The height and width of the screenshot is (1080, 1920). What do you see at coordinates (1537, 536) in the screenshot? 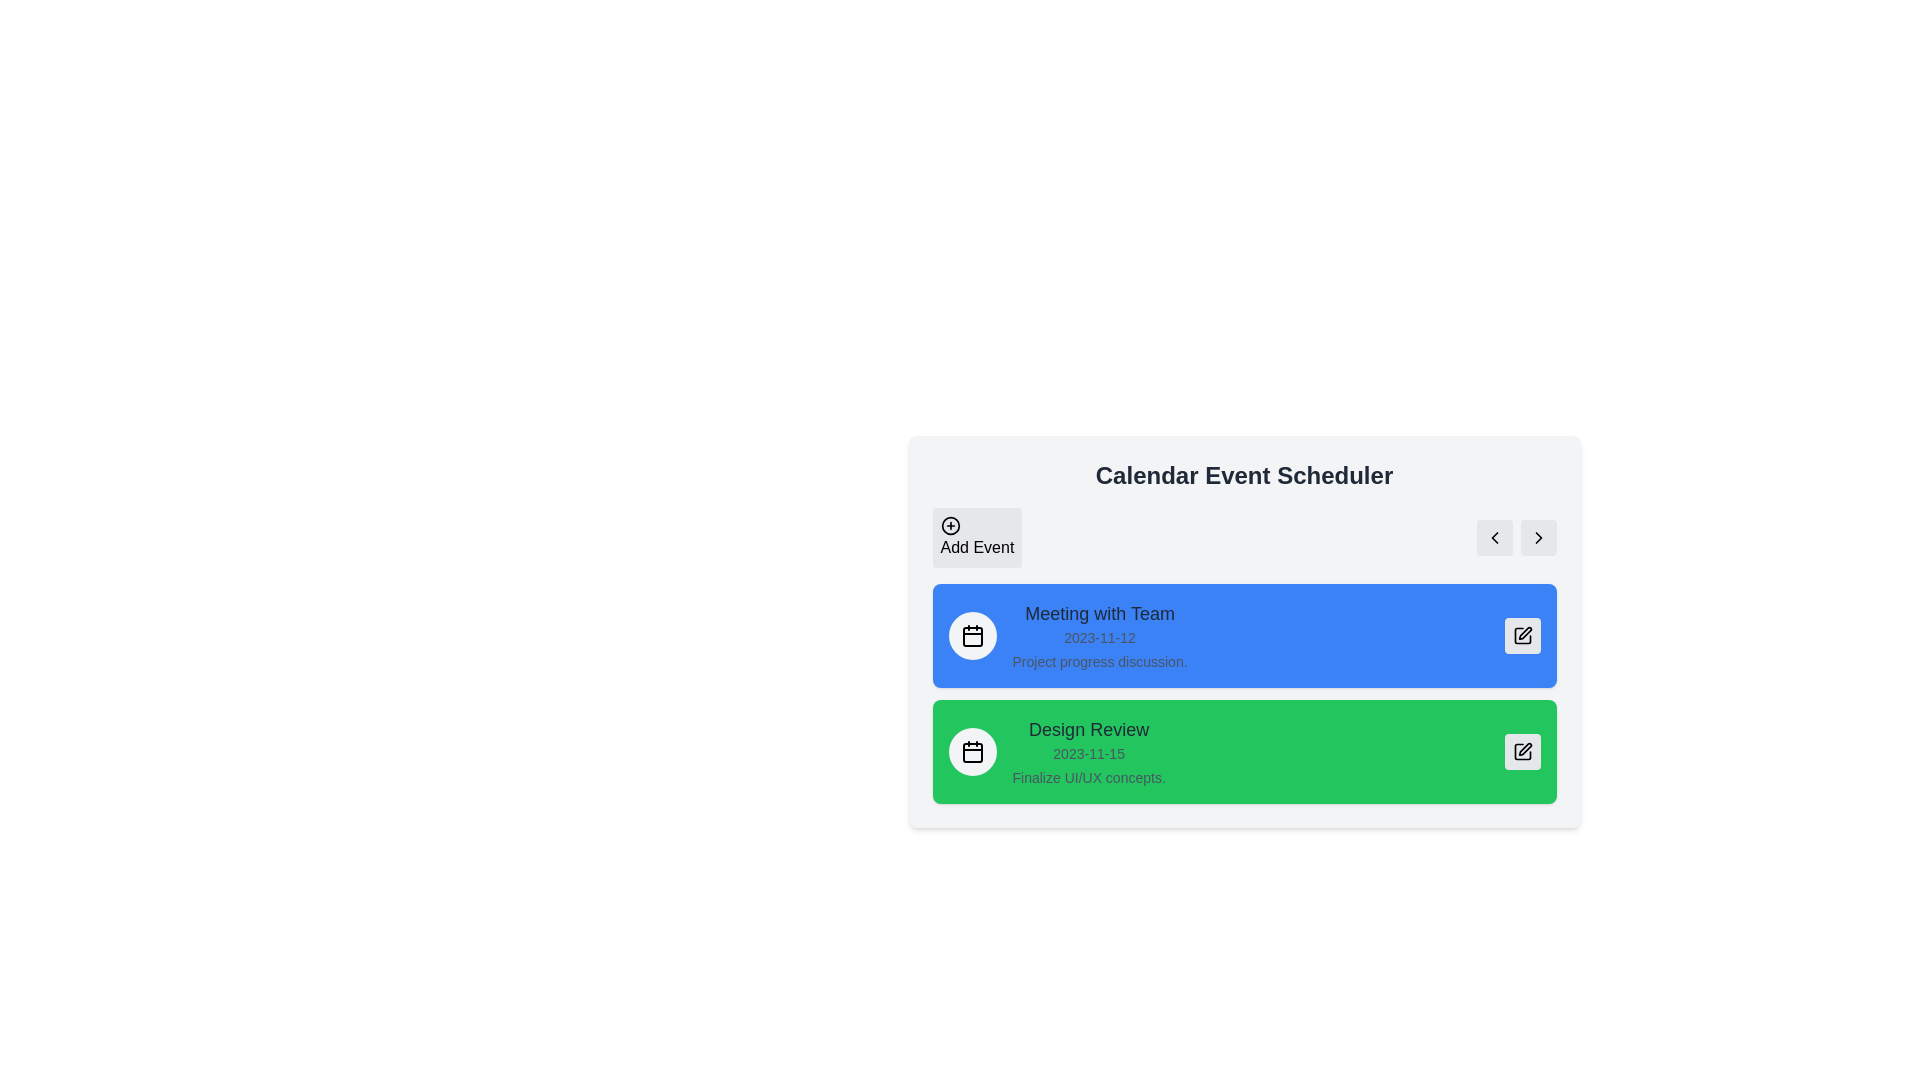
I see `the rightmost circular button with a gray background and a right-chevron icon` at bounding box center [1537, 536].